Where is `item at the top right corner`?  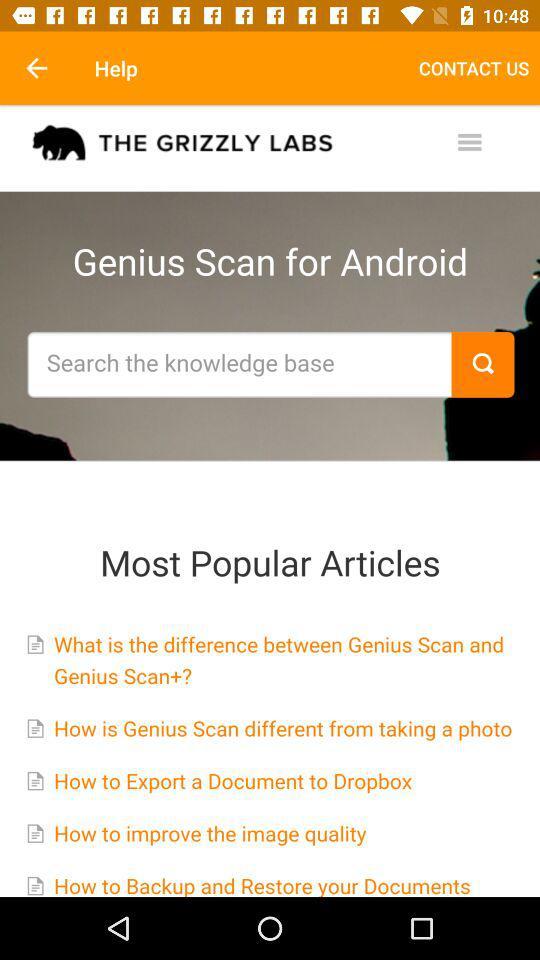
item at the top right corner is located at coordinates (473, 68).